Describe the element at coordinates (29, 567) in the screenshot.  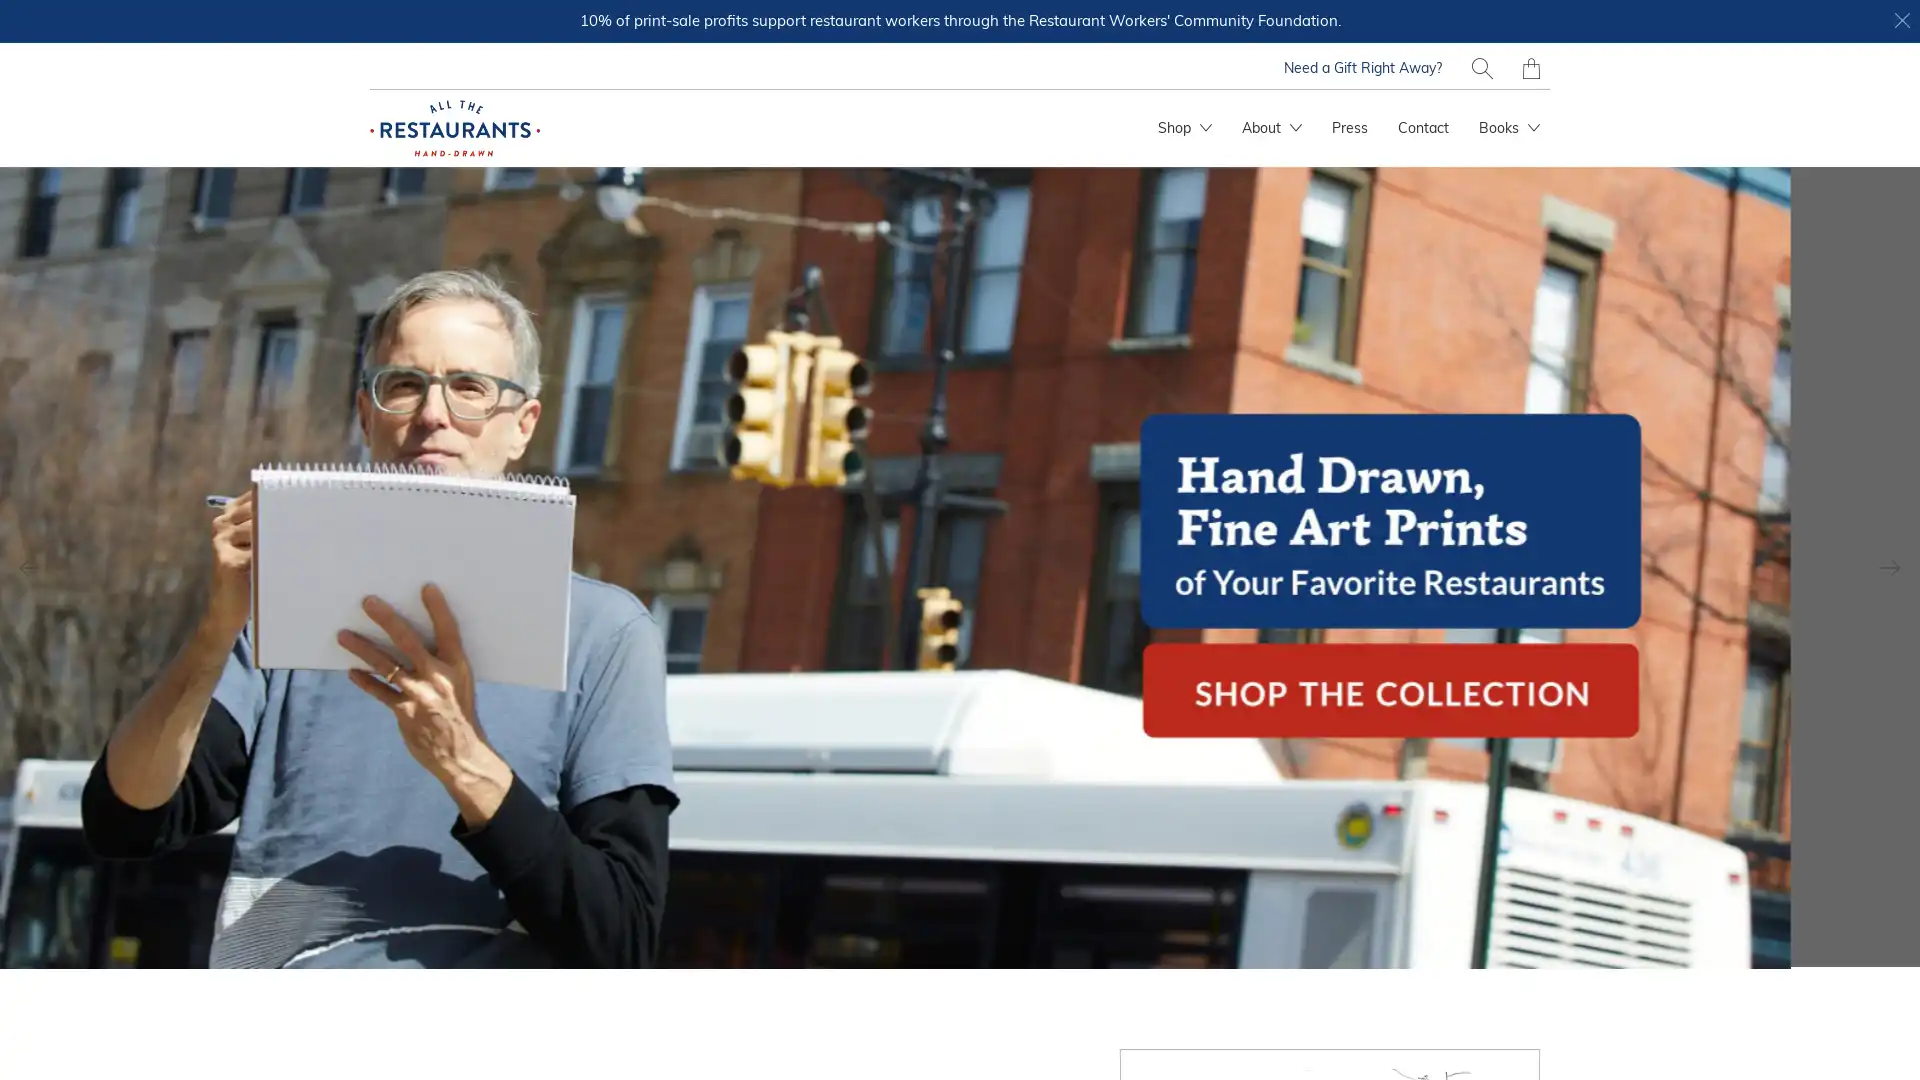
I see `Previous` at that location.